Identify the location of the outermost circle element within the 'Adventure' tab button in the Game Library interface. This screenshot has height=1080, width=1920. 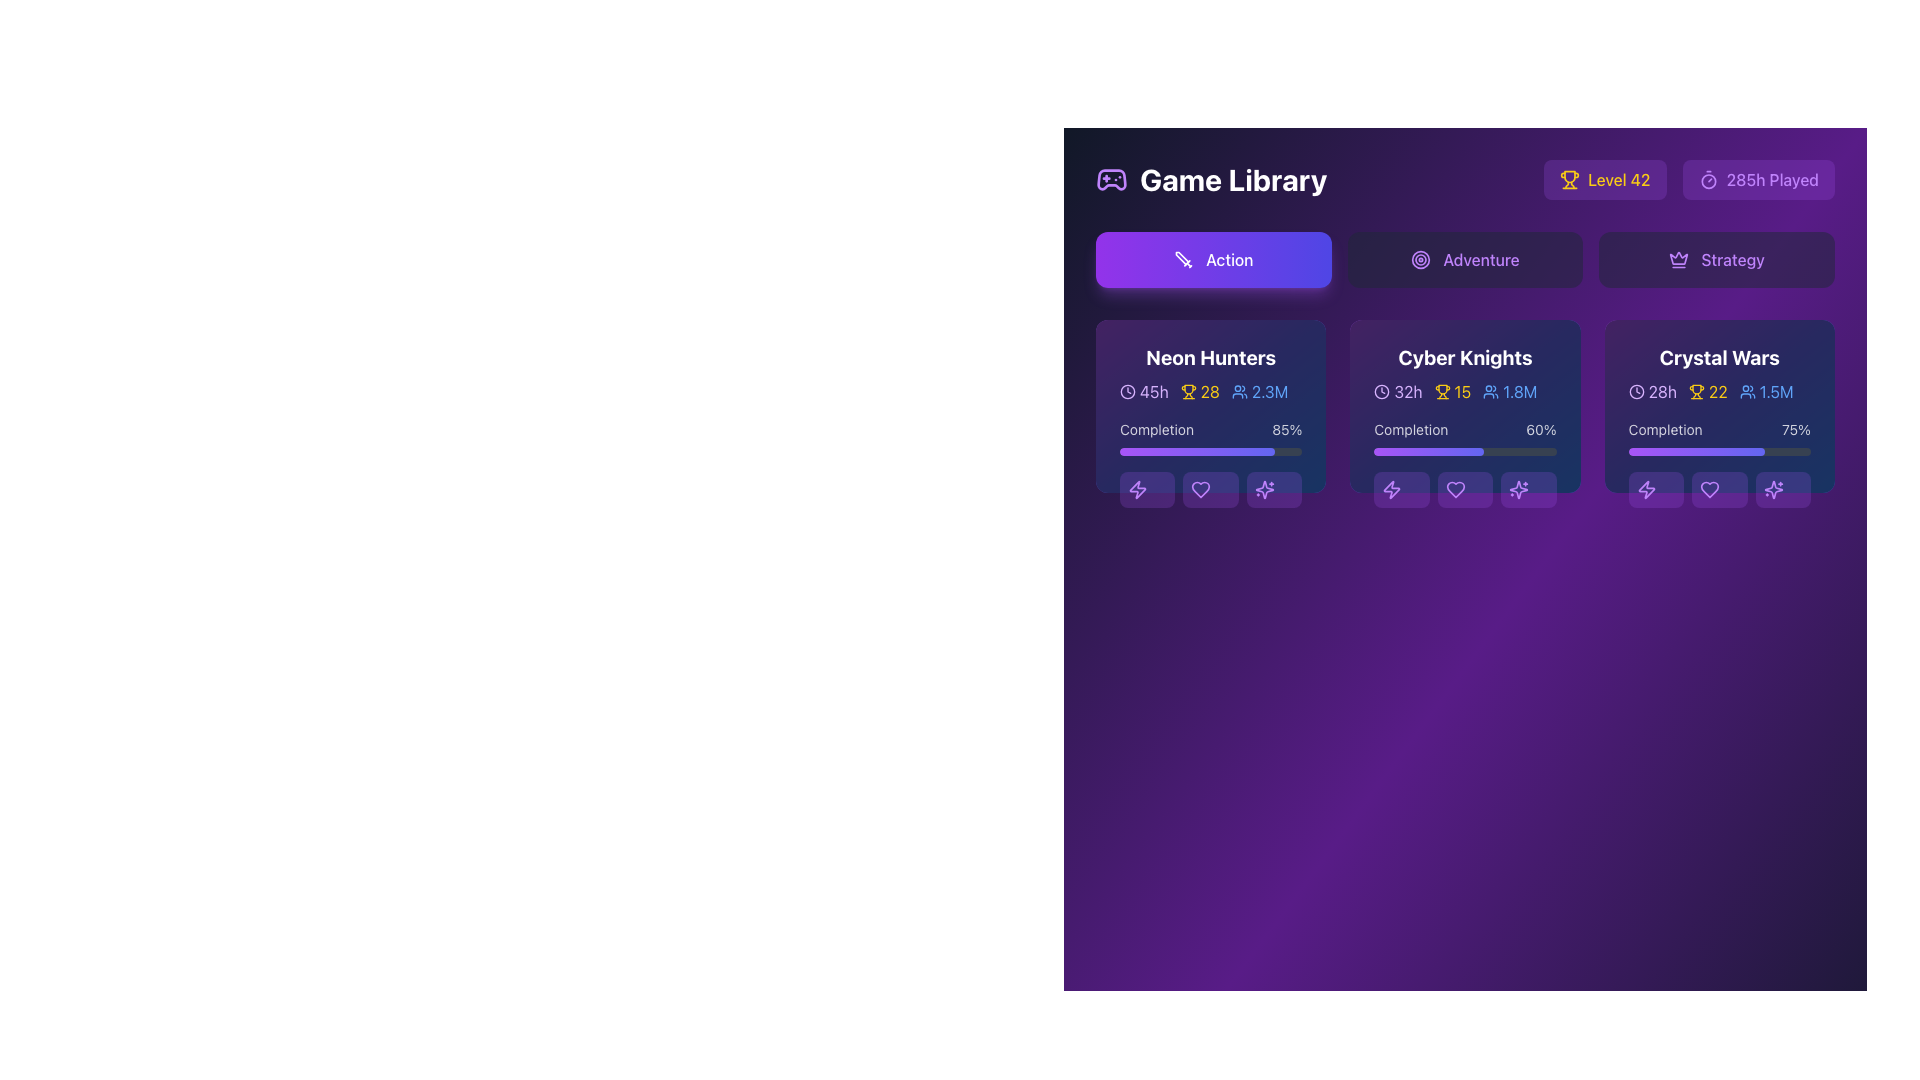
(1420, 258).